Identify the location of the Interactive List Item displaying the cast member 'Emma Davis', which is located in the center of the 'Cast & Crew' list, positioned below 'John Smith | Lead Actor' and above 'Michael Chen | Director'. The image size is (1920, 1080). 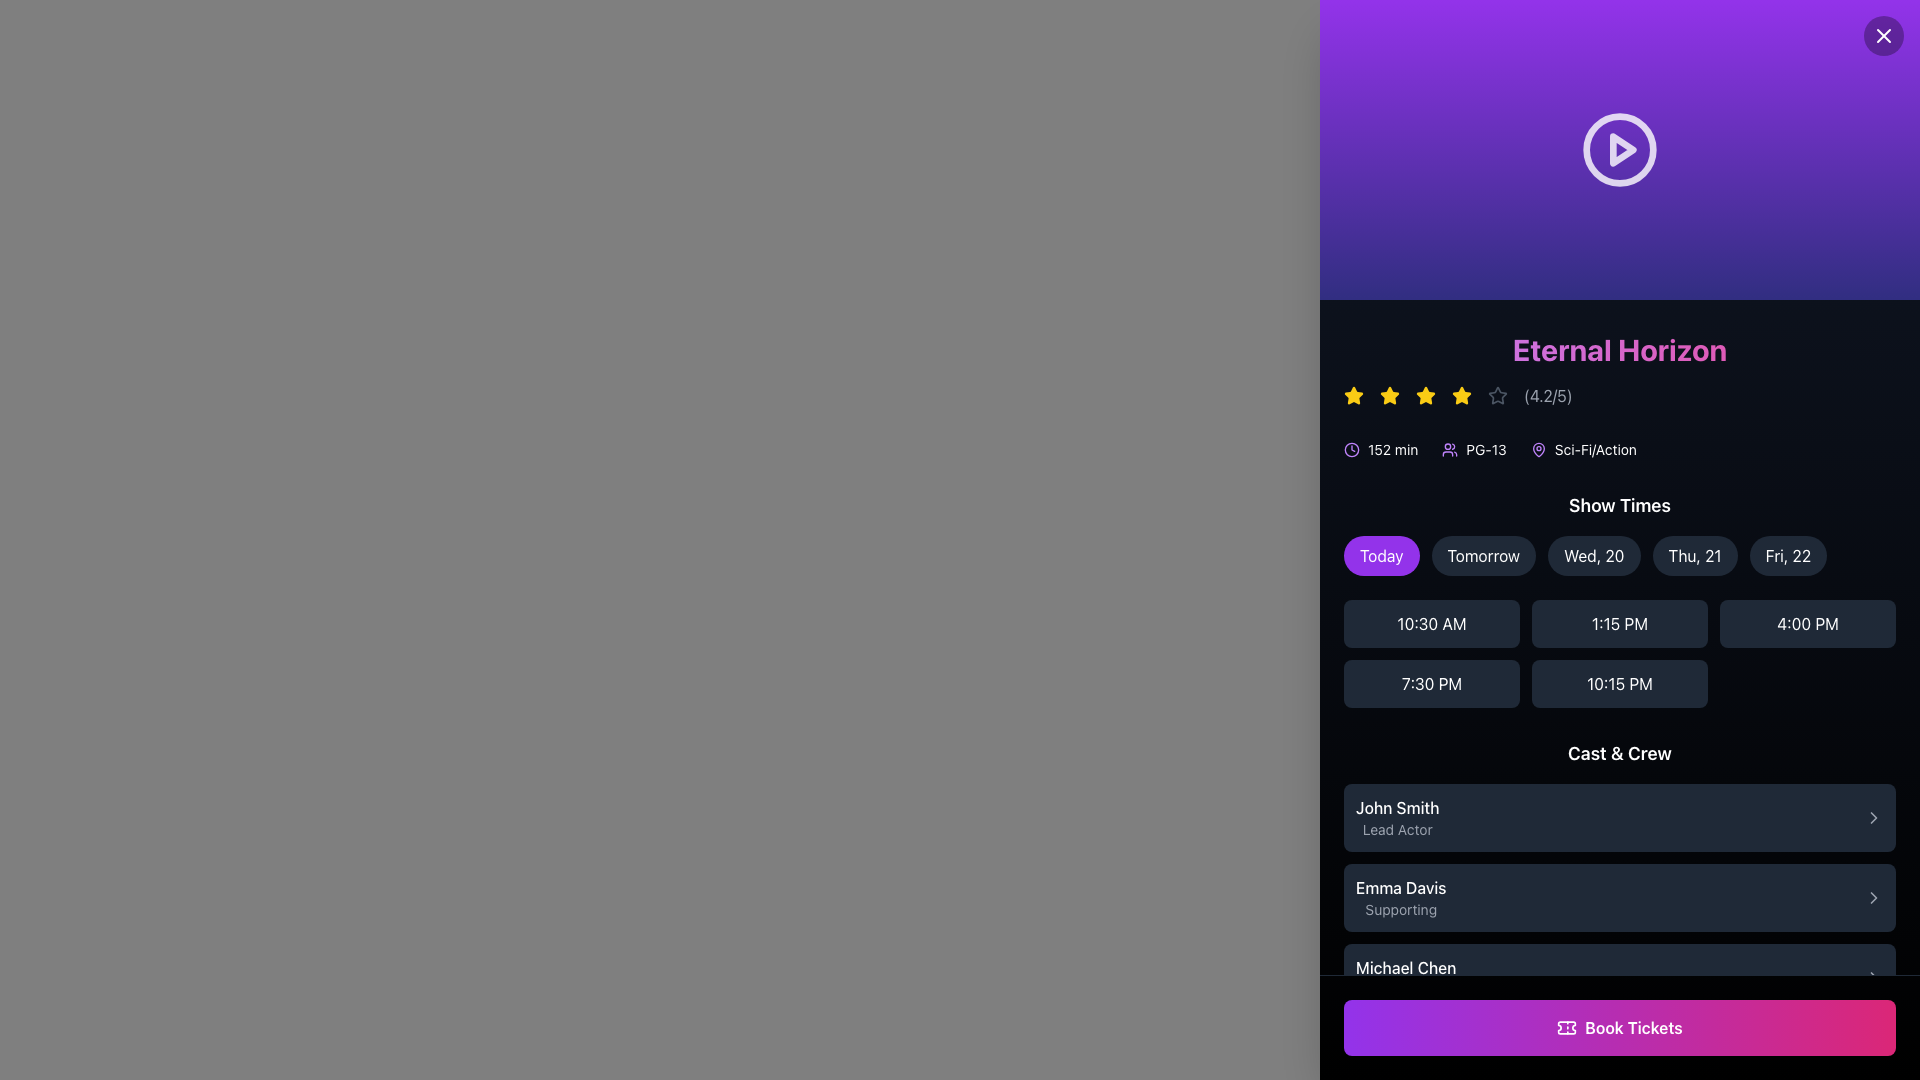
(1620, 897).